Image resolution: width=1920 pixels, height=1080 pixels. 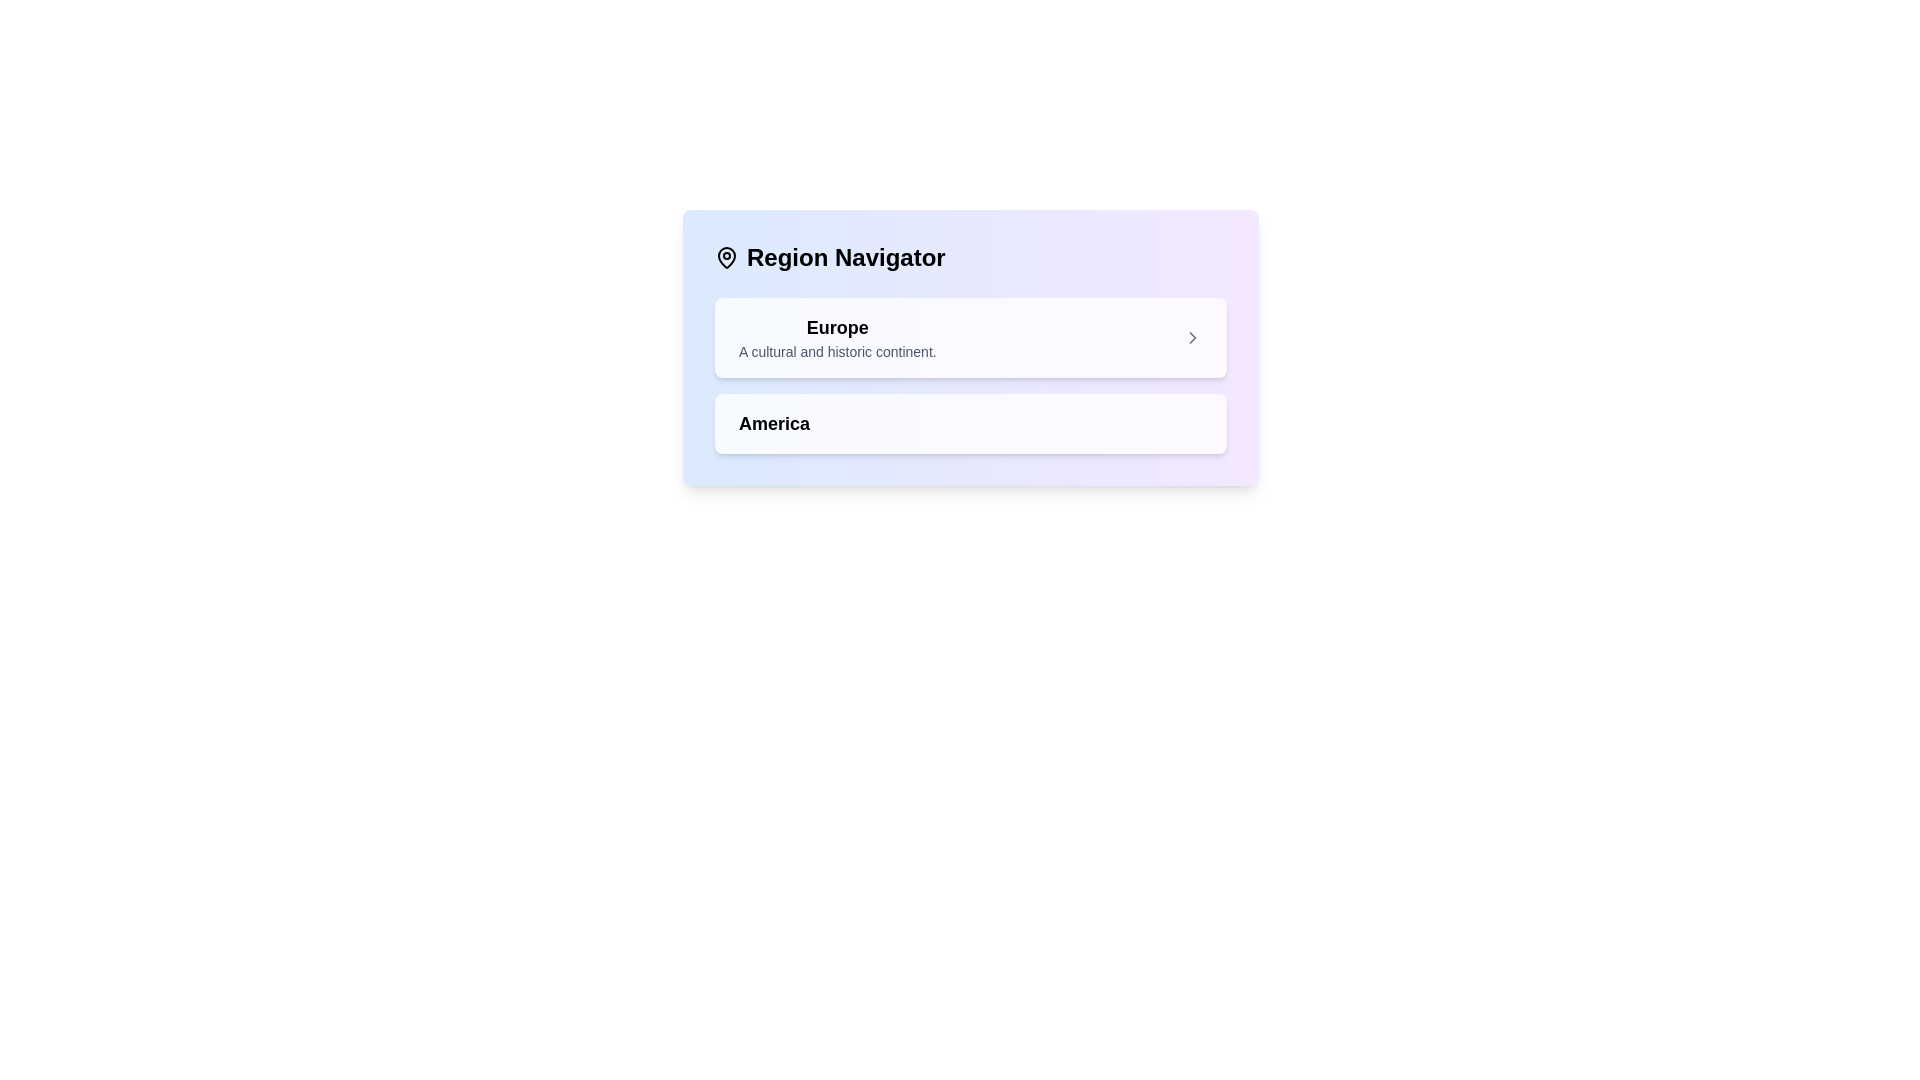 What do you see at coordinates (970, 337) in the screenshot?
I see `the clickable list item labeled 'Europe'` at bounding box center [970, 337].